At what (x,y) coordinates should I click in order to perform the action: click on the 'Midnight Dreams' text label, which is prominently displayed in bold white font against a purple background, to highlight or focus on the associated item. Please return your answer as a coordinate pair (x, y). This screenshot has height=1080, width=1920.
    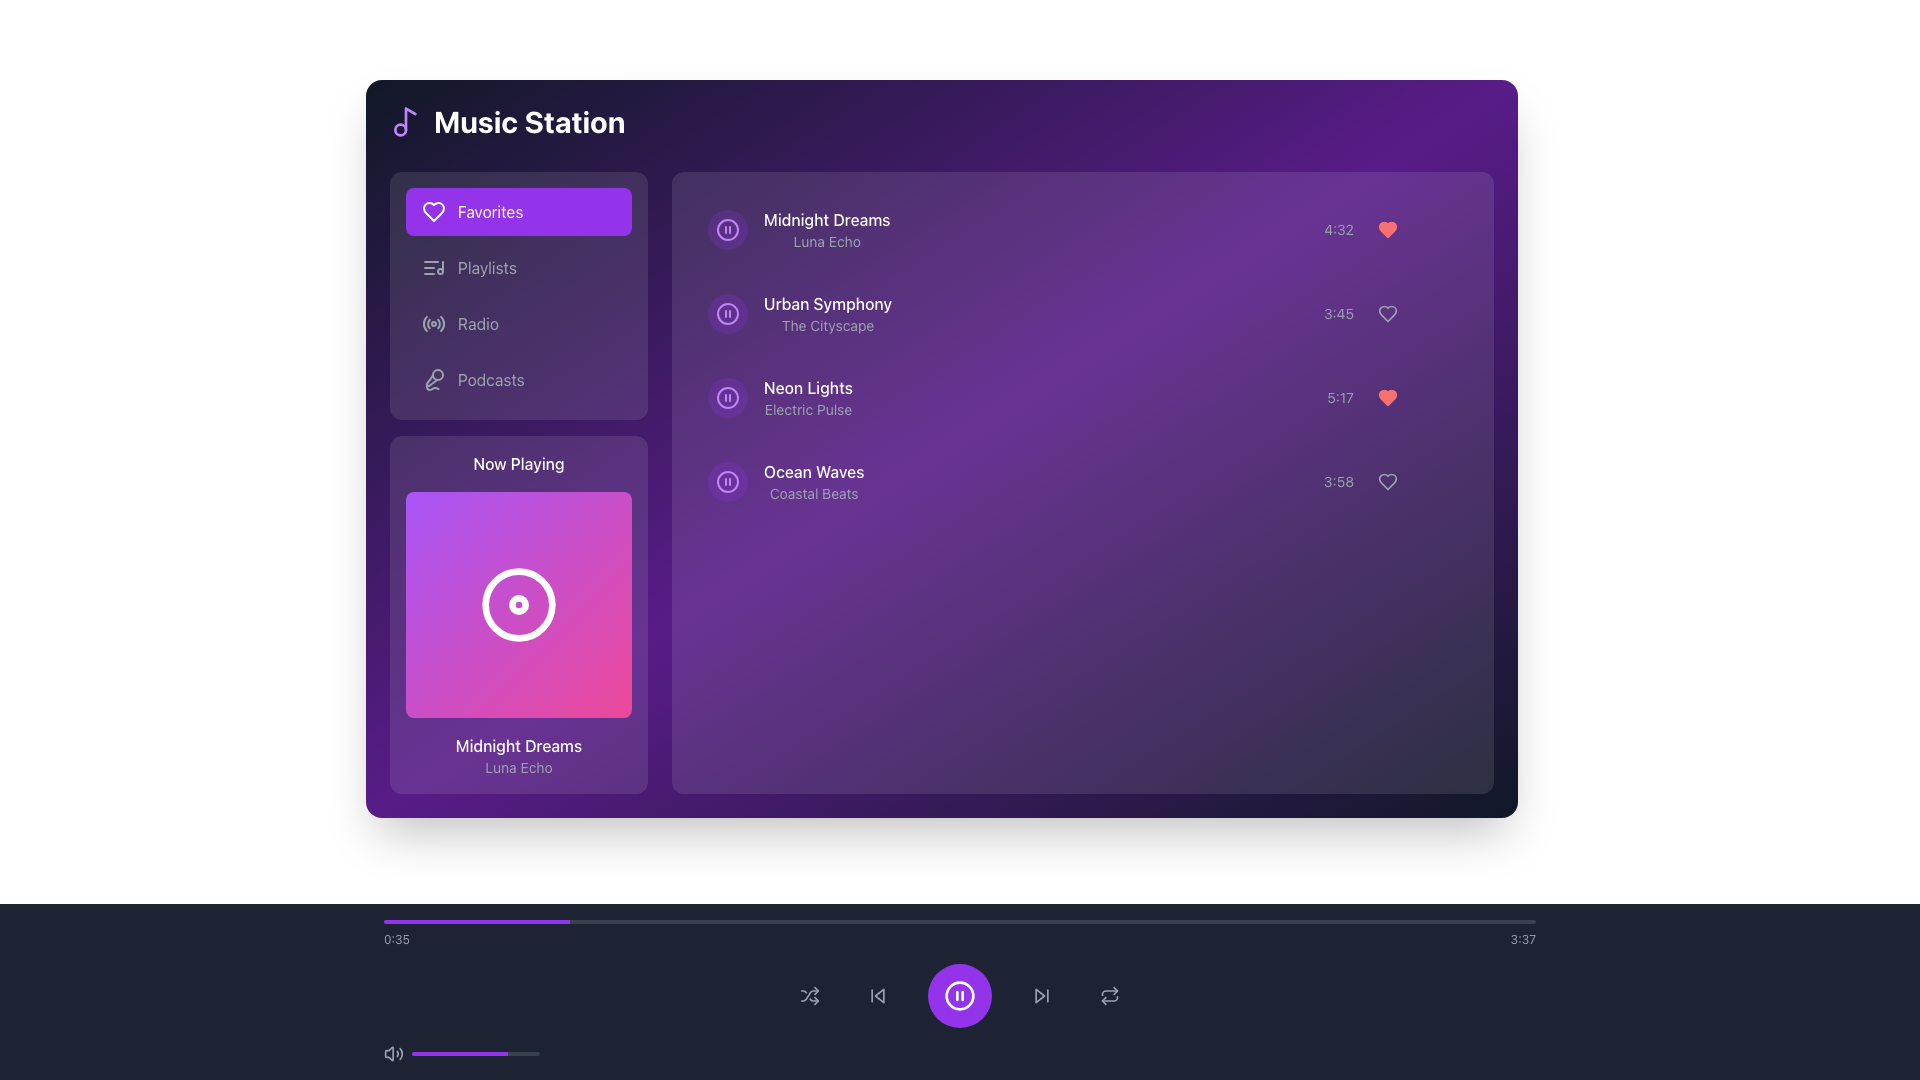
    Looking at the image, I should click on (826, 219).